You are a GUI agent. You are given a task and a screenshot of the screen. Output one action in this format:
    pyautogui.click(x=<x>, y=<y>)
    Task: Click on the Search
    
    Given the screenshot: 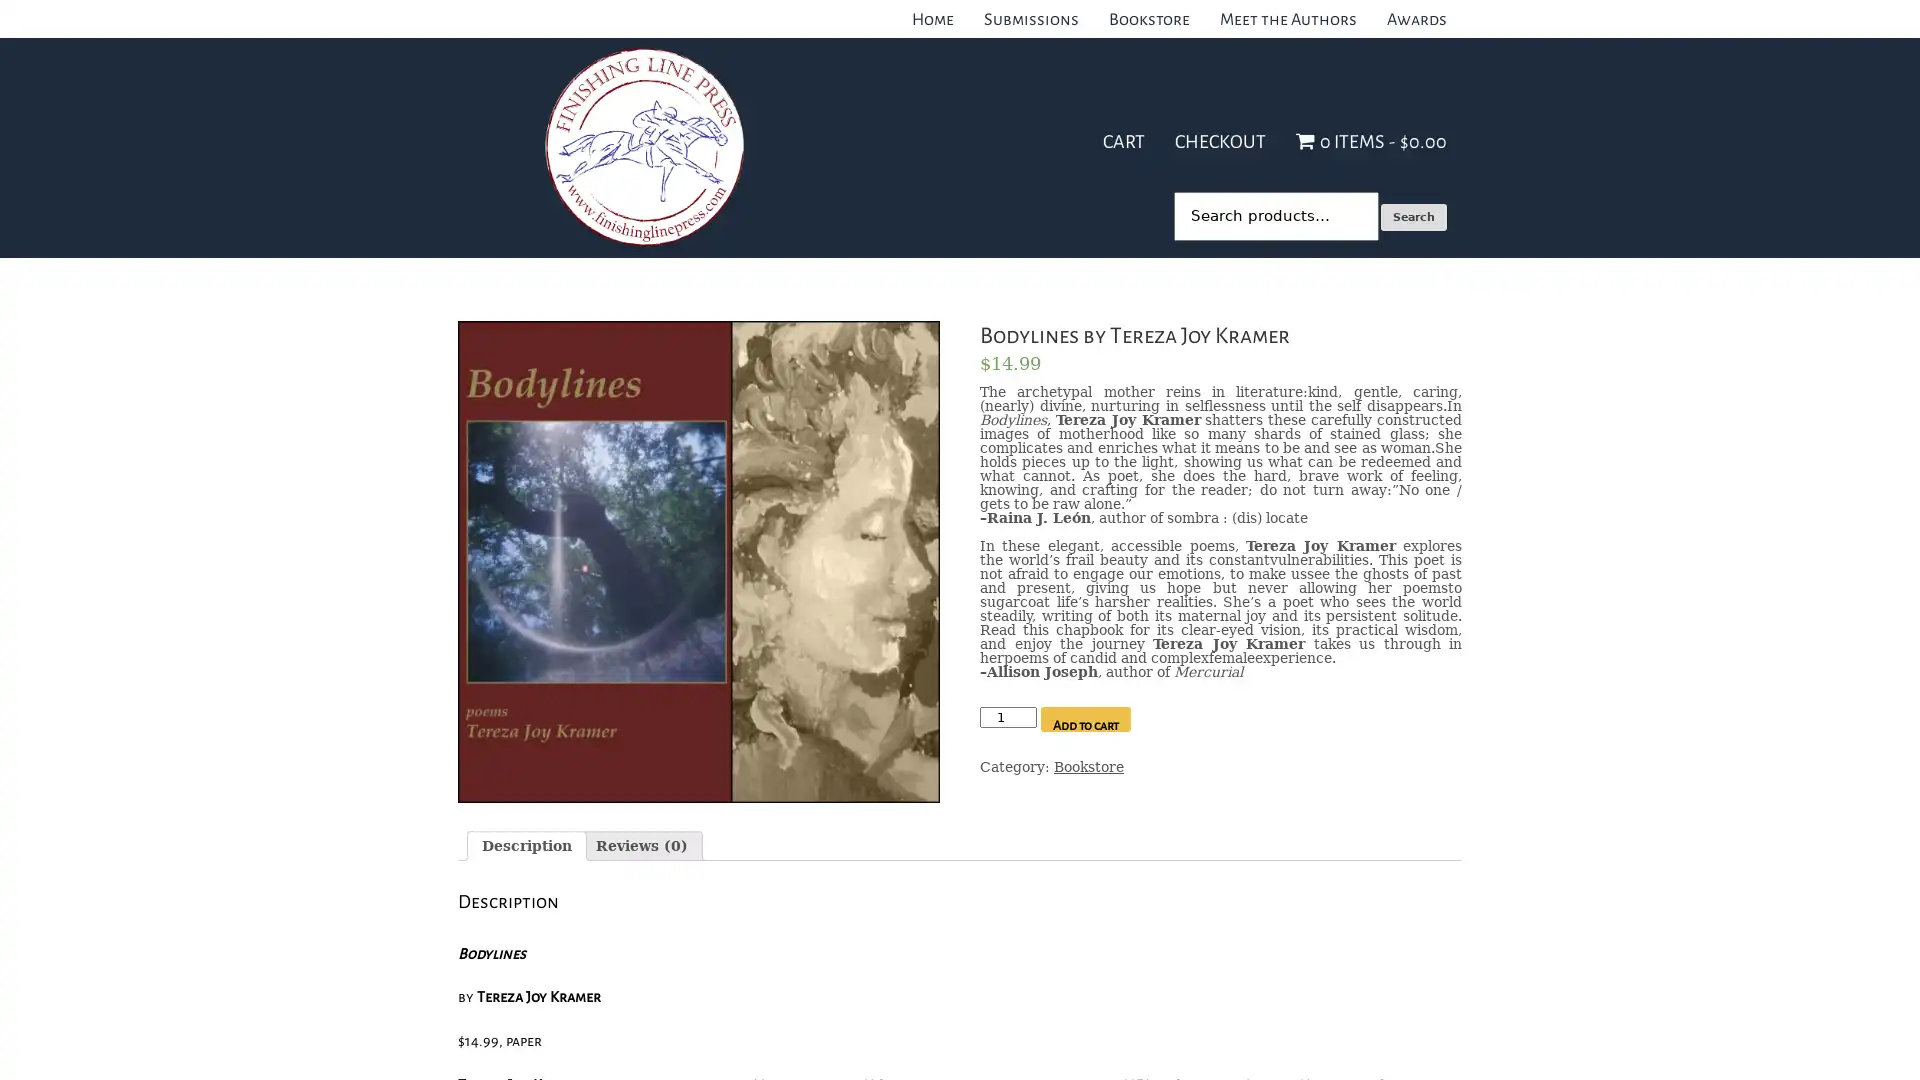 What is the action you would take?
    pyautogui.click(x=1413, y=217)
    